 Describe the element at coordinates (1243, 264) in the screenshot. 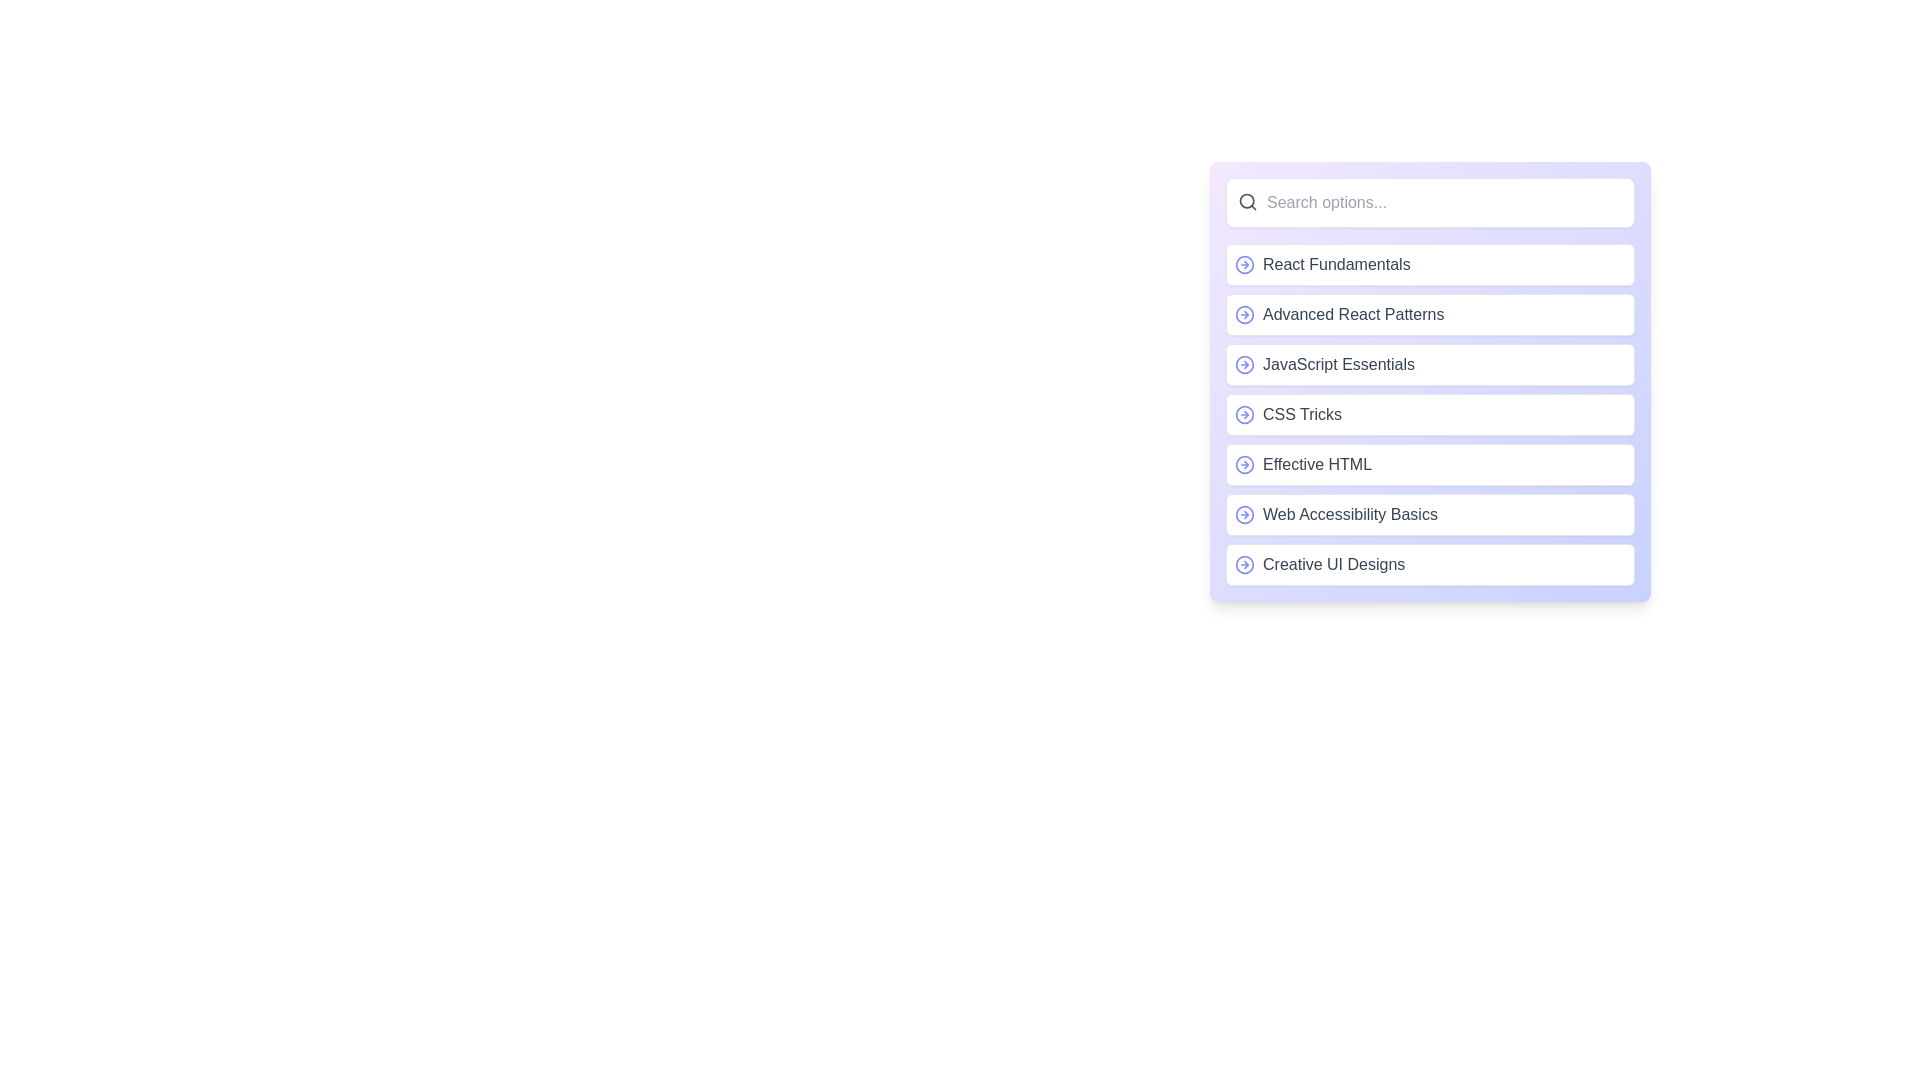

I see `the Graphical Icon Component that visually enhances the menu option for 'React Fundamentals' by moving the cursor to its location` at that location.